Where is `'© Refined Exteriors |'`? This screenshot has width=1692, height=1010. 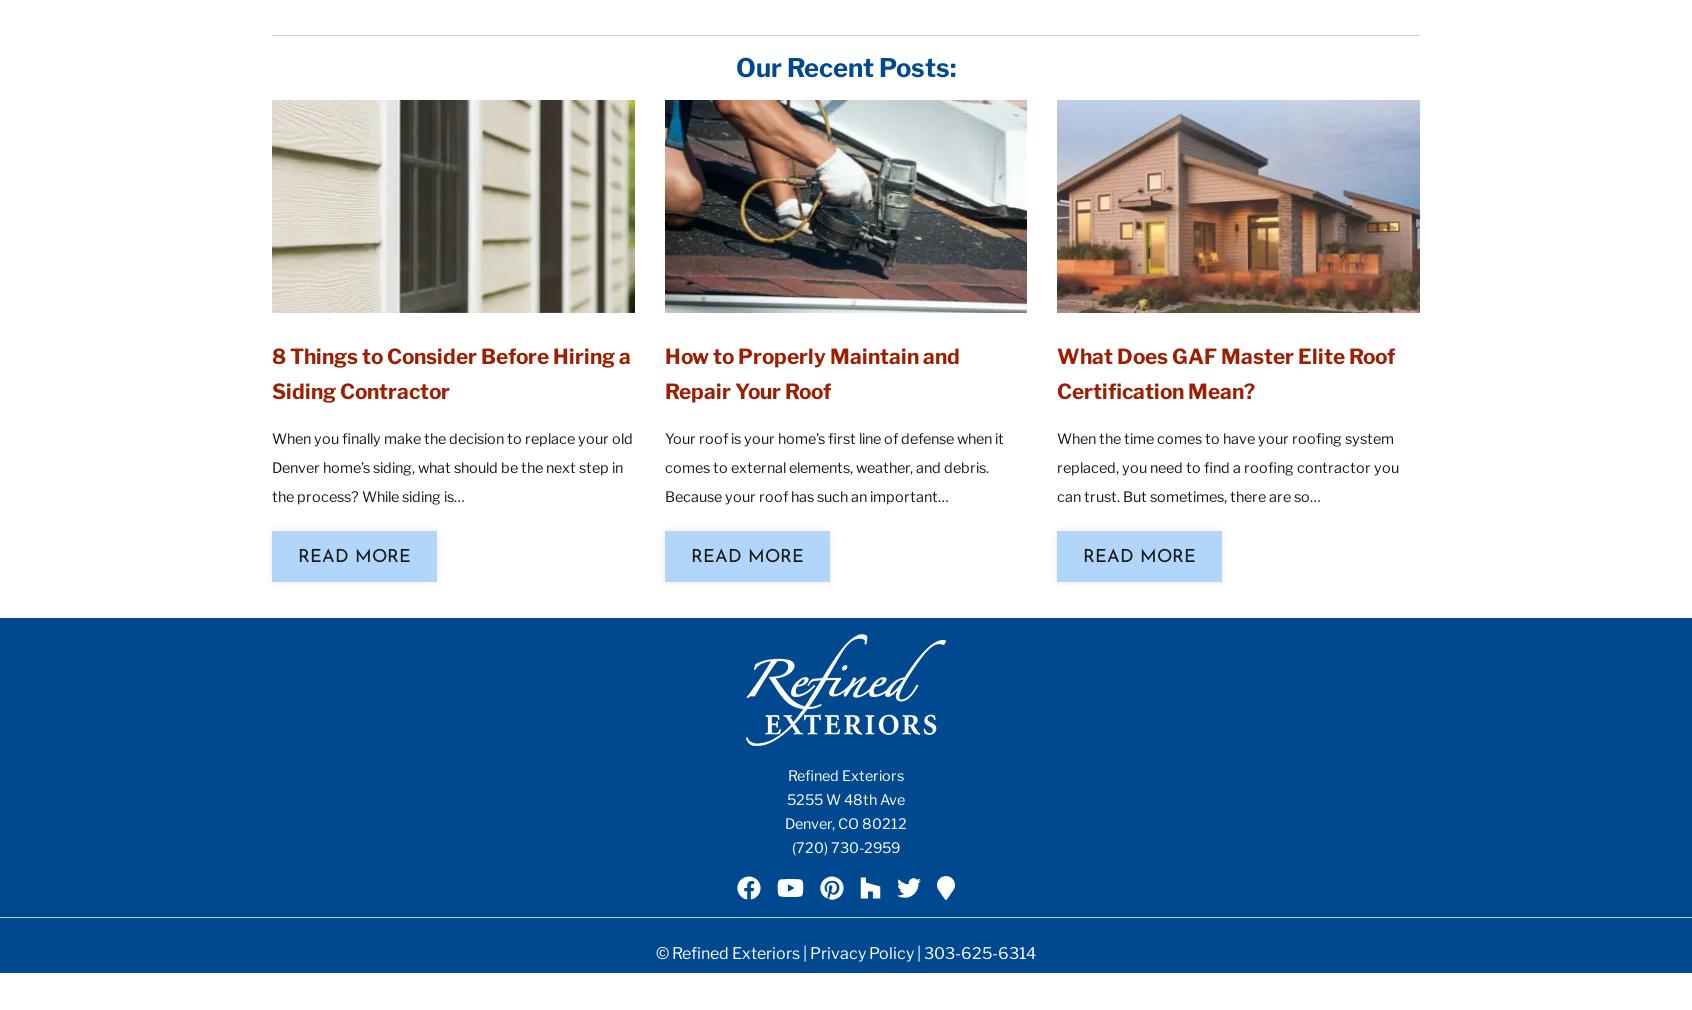 '© Refined Exteriors |' is located at coordinates (731, 952).